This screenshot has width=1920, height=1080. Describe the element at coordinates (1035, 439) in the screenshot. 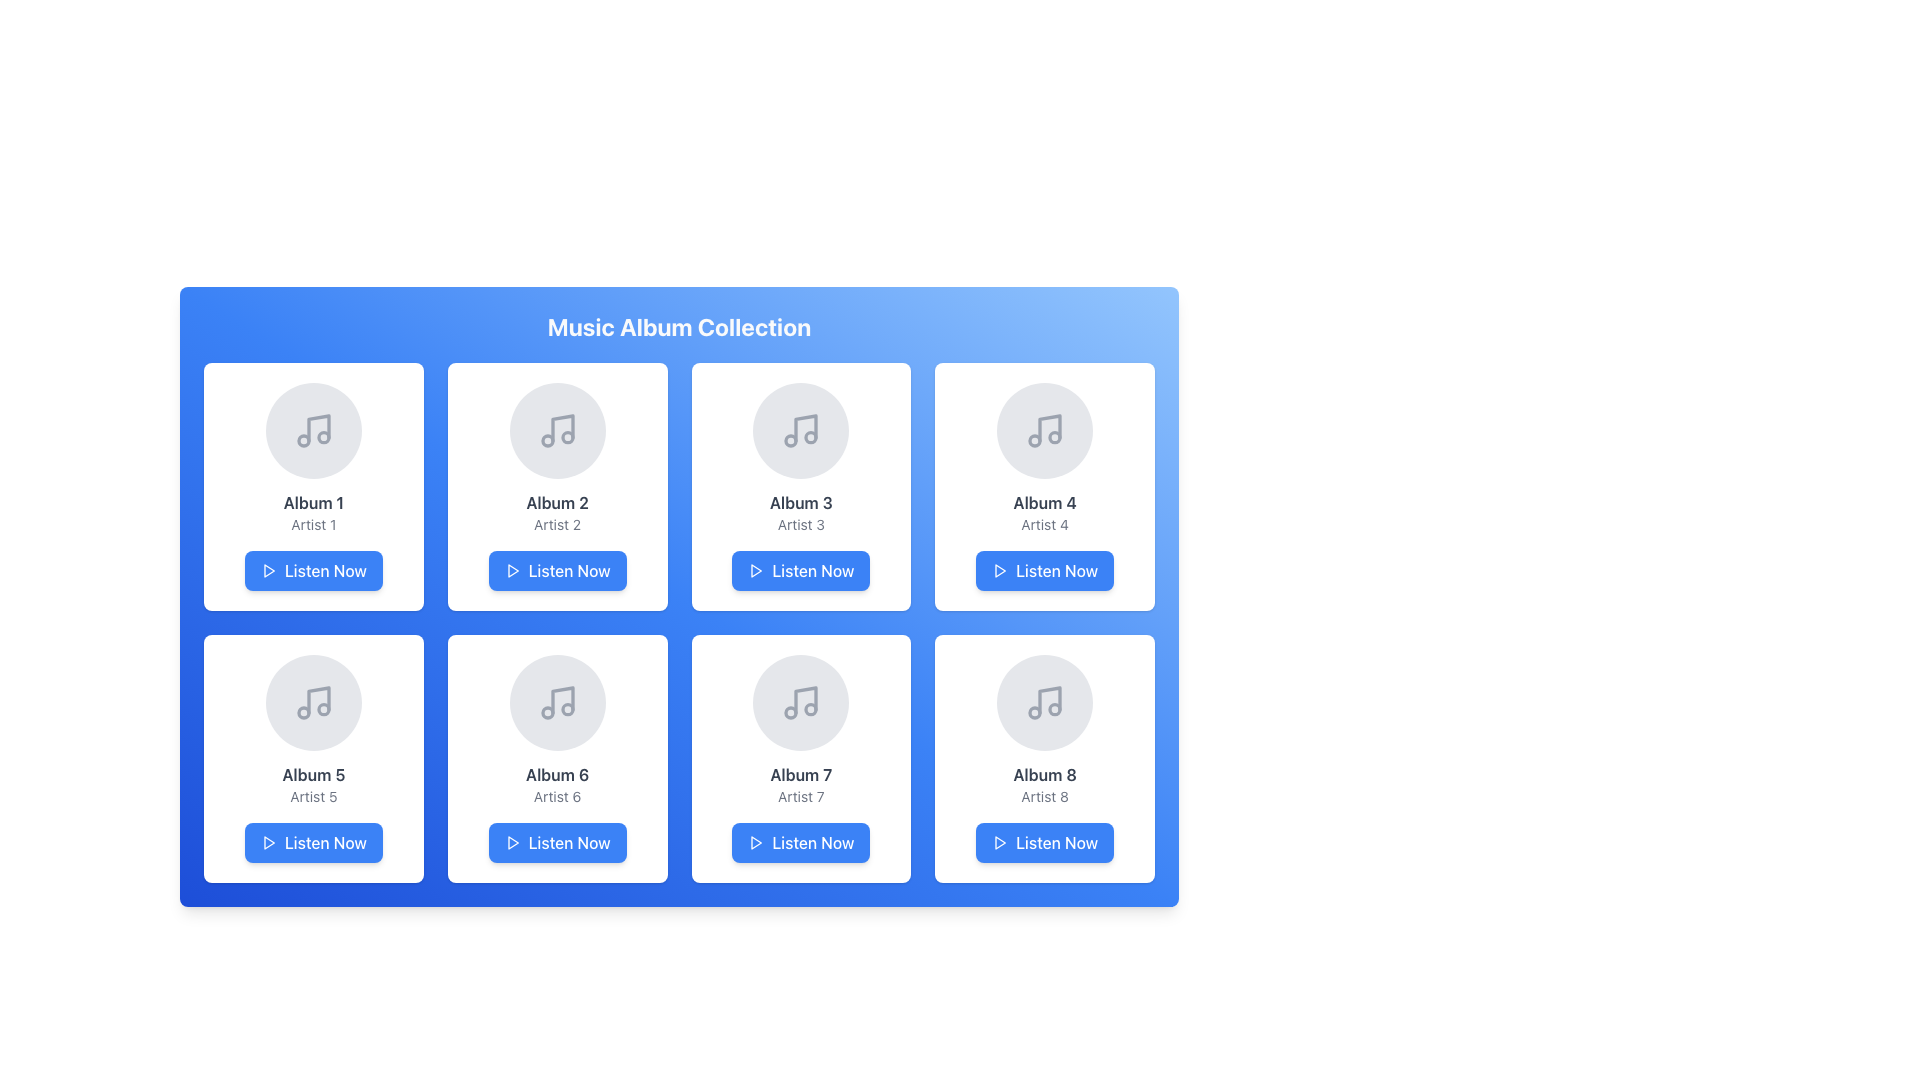

I see `the ornamental musical note icon in the 'Album 4' display, located in the center of the music icon in the fourth tile of the album card grid` at that location.